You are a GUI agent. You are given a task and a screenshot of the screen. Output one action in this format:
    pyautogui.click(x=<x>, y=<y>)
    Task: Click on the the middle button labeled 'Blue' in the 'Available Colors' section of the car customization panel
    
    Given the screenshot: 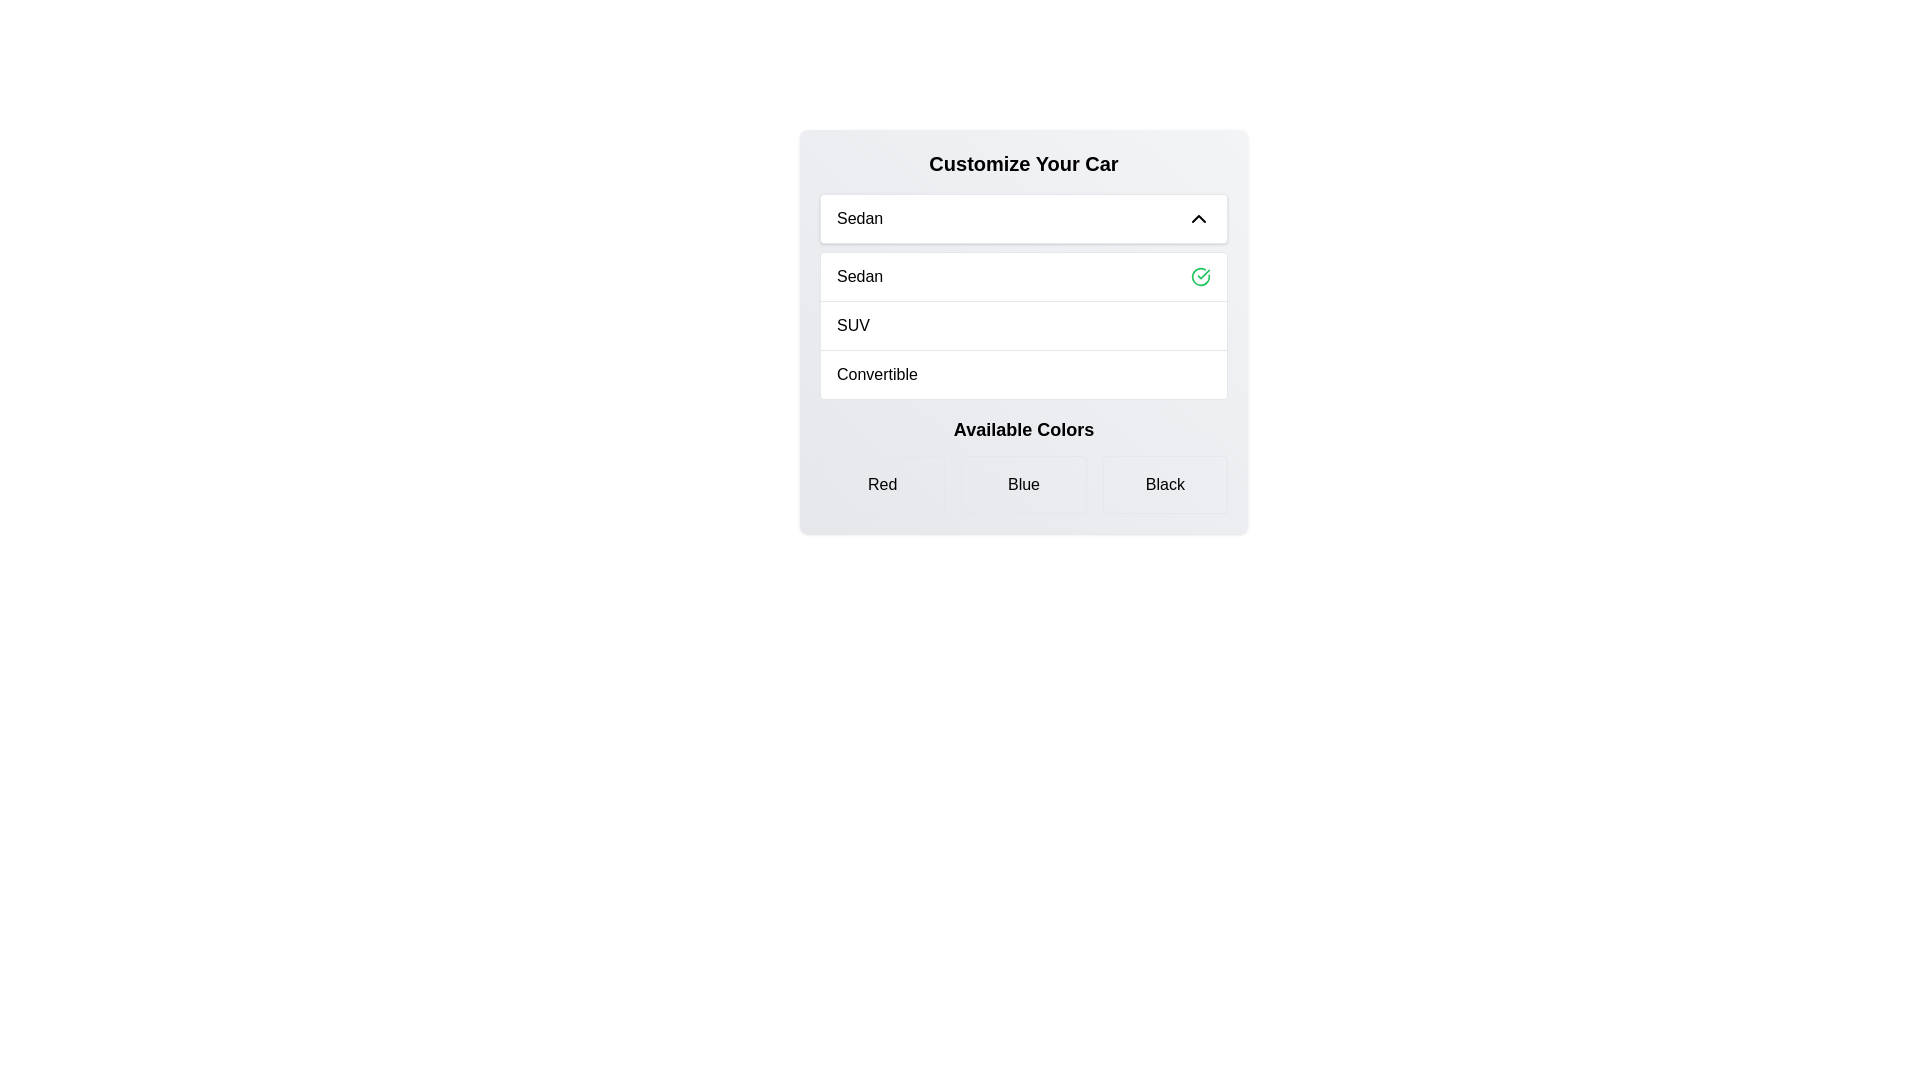 What is the action you would take?
    pyautogui.click(x=1023, y=465)
    